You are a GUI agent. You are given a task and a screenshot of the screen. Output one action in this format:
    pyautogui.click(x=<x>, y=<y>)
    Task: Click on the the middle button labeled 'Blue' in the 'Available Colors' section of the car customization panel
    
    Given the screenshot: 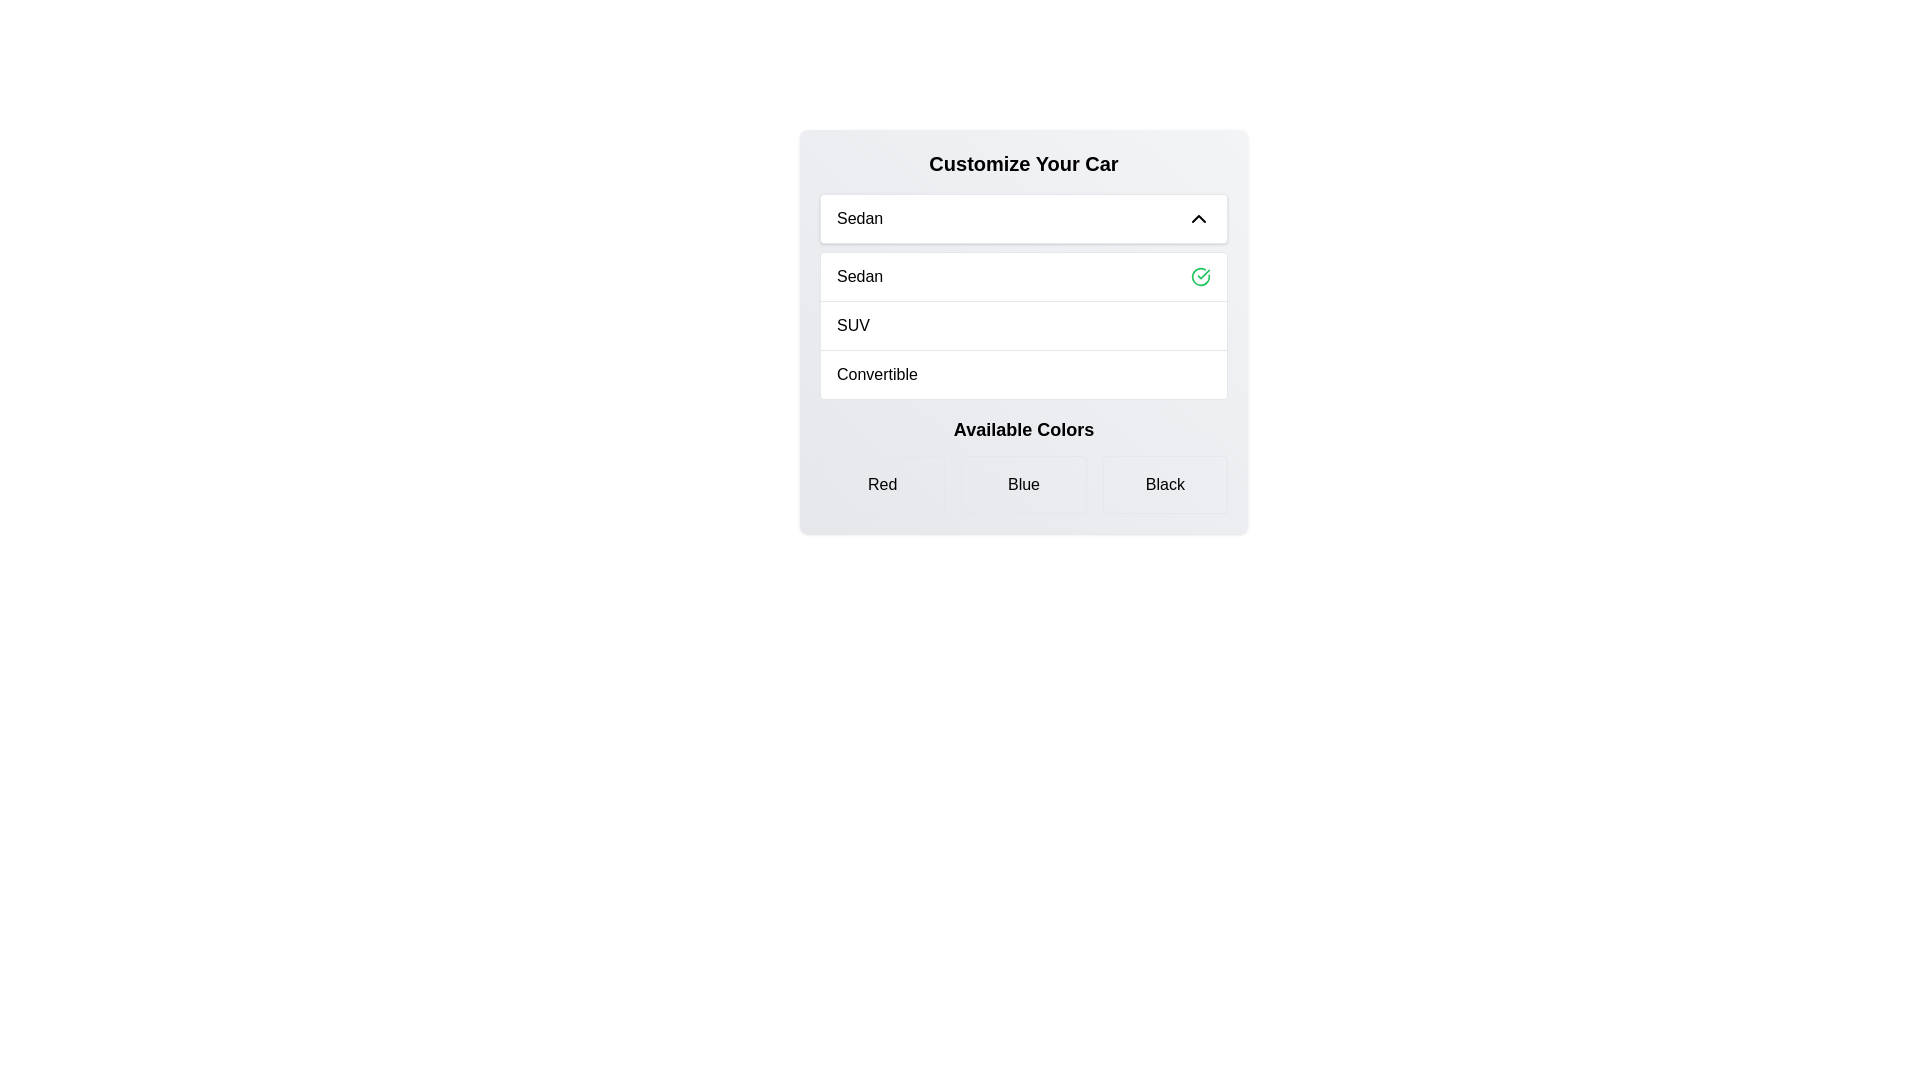 What is the action you would take?
    pyautogui.click(x=1023, y=465)
    